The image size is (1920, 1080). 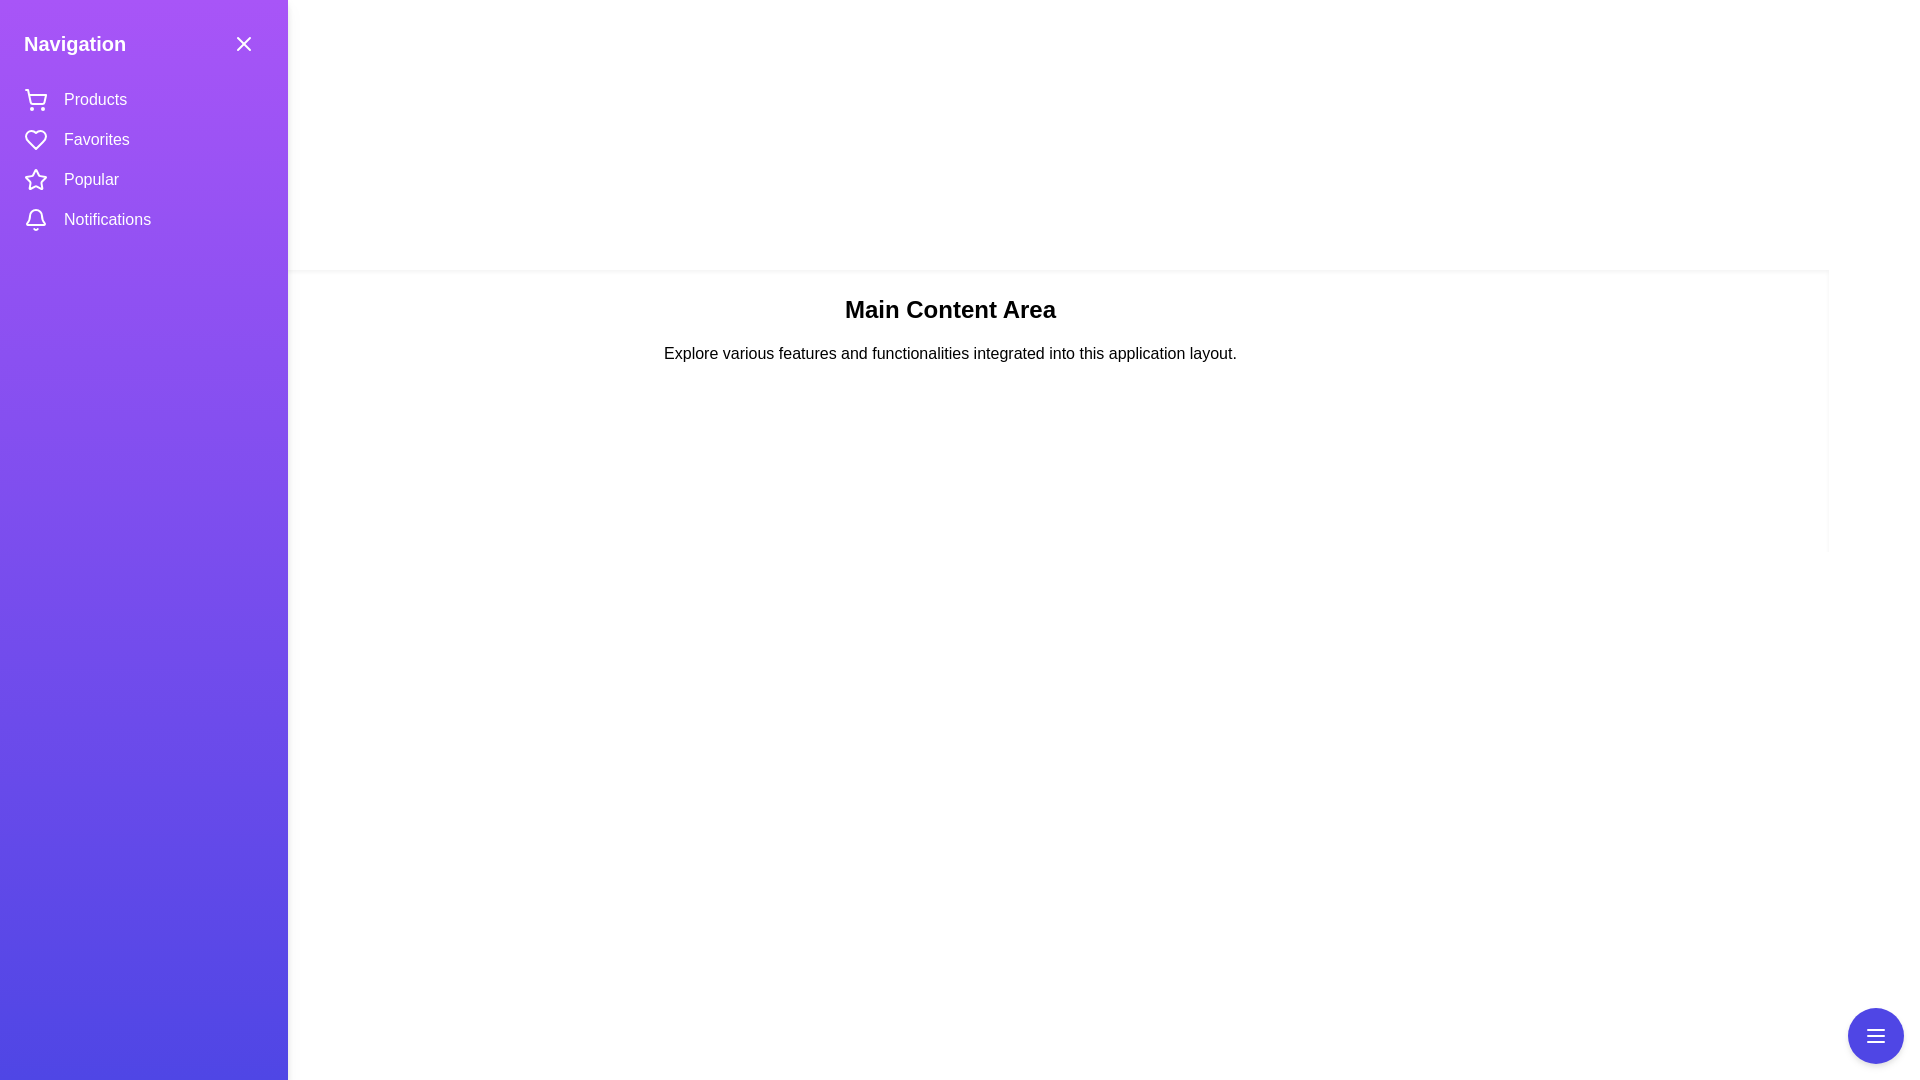 I want to click on the navigation item Products to navigate to the corresponding section, so click(x=94, y=100).